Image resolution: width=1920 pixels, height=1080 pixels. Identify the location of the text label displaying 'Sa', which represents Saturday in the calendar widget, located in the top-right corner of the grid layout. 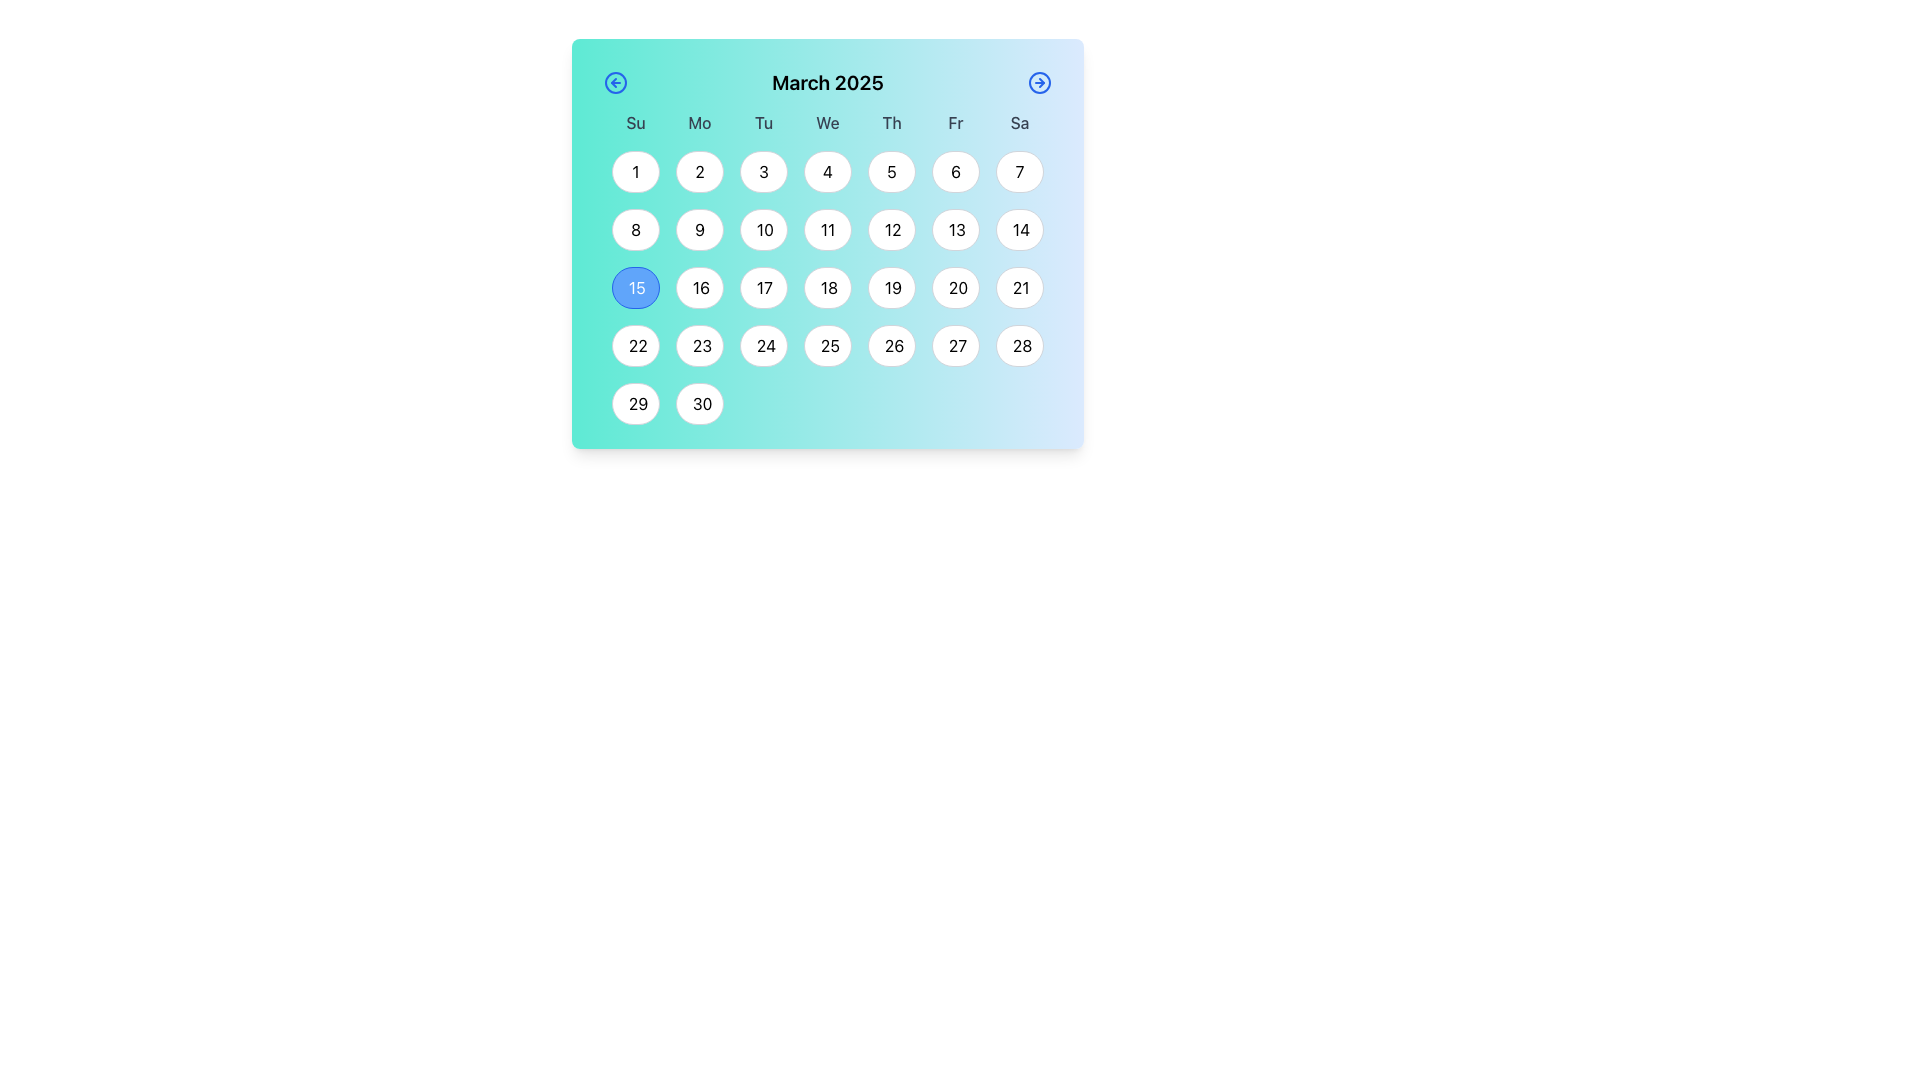
(1019, 123).